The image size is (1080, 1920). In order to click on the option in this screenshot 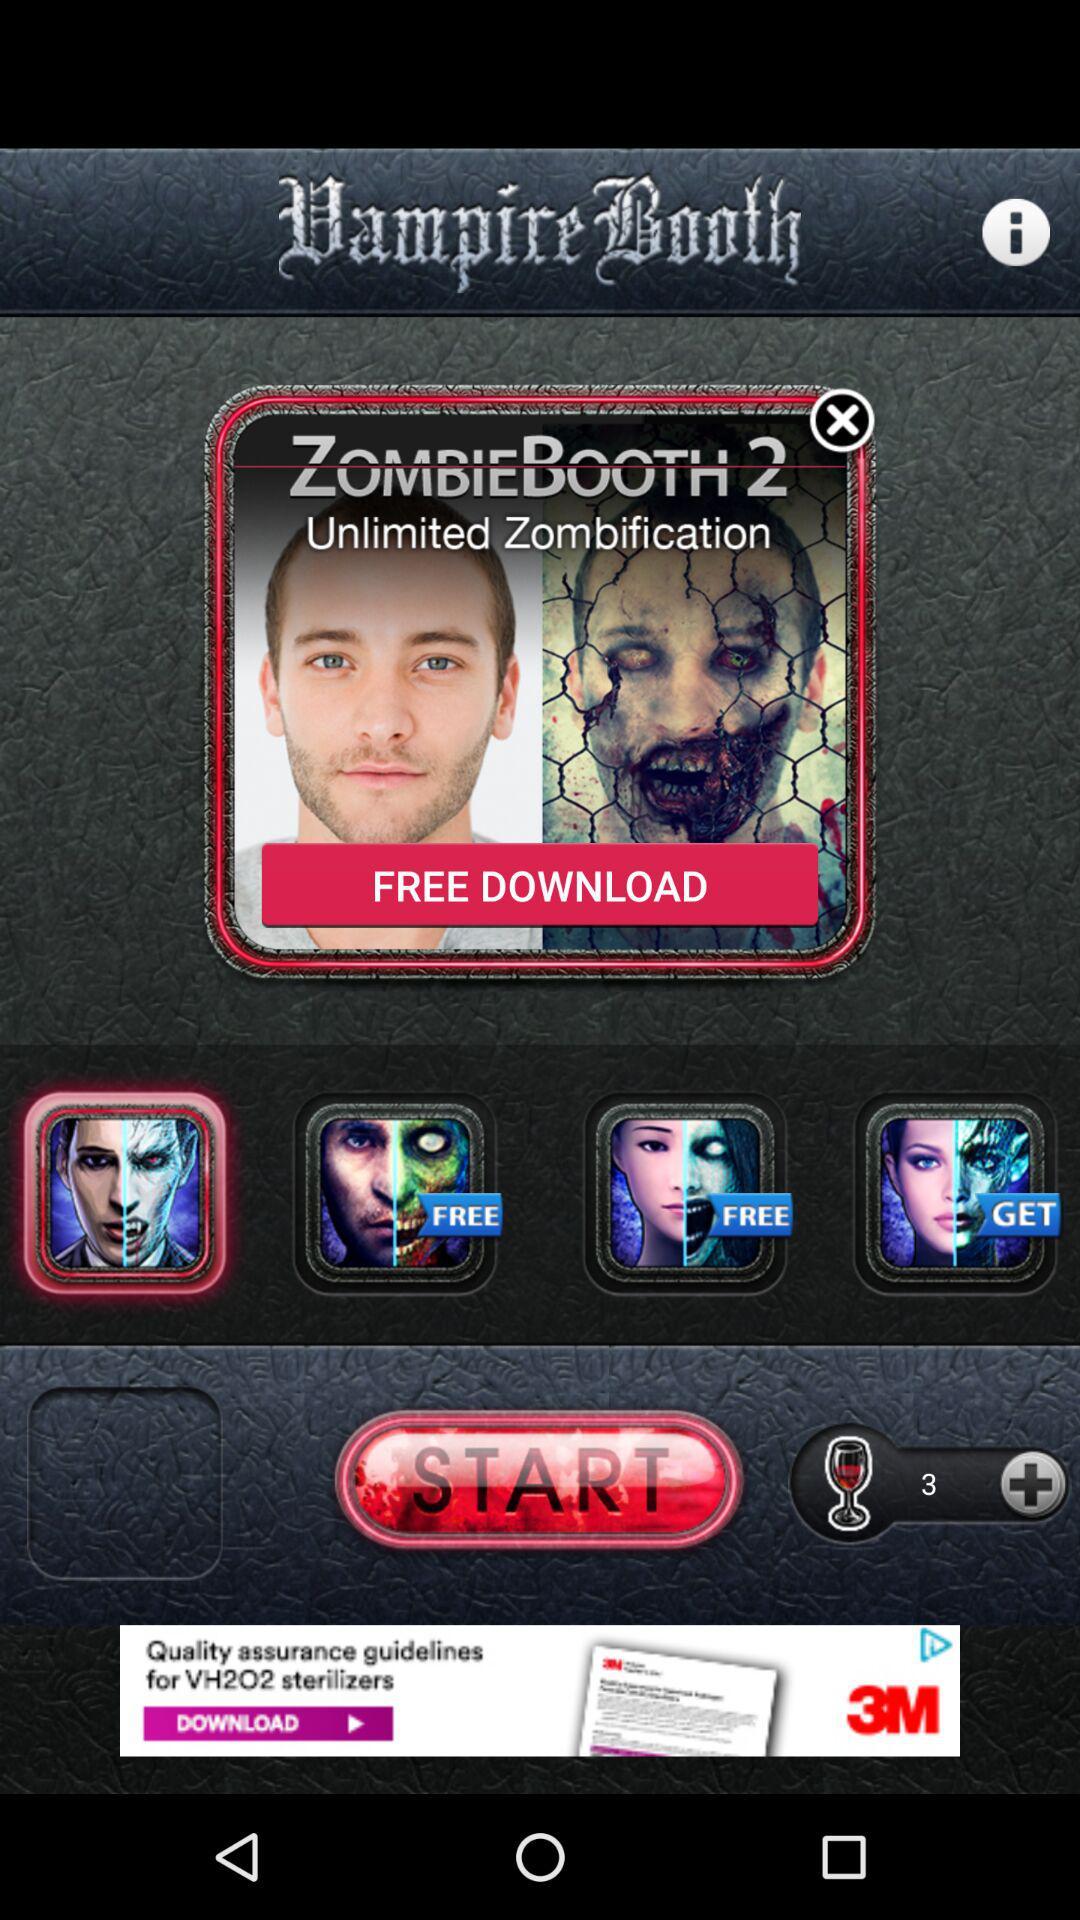, I will do `click(842, 423)`.